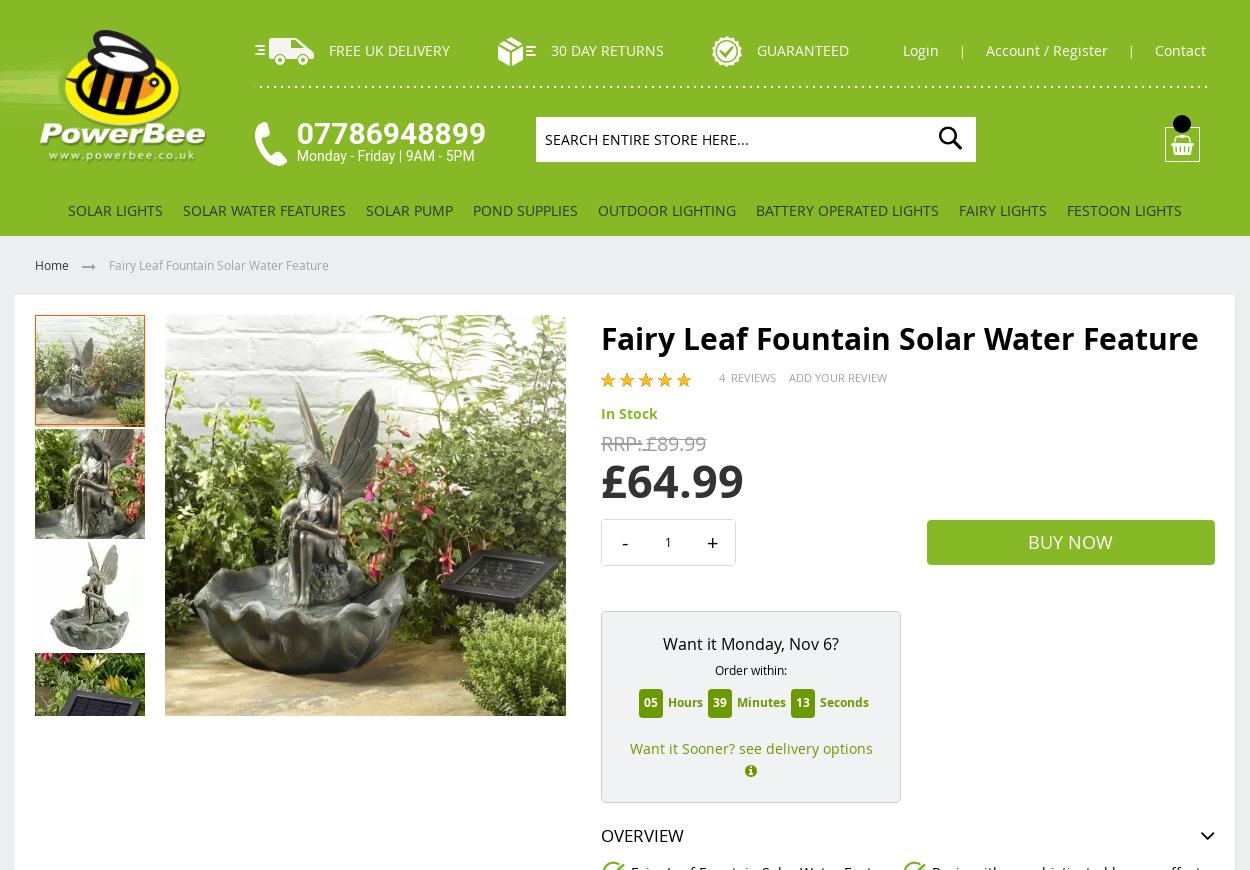 Image resolution: width=1250 pixels, height=870 pixels. I want to click on 'Free UK Delivery', so click(386, 49).